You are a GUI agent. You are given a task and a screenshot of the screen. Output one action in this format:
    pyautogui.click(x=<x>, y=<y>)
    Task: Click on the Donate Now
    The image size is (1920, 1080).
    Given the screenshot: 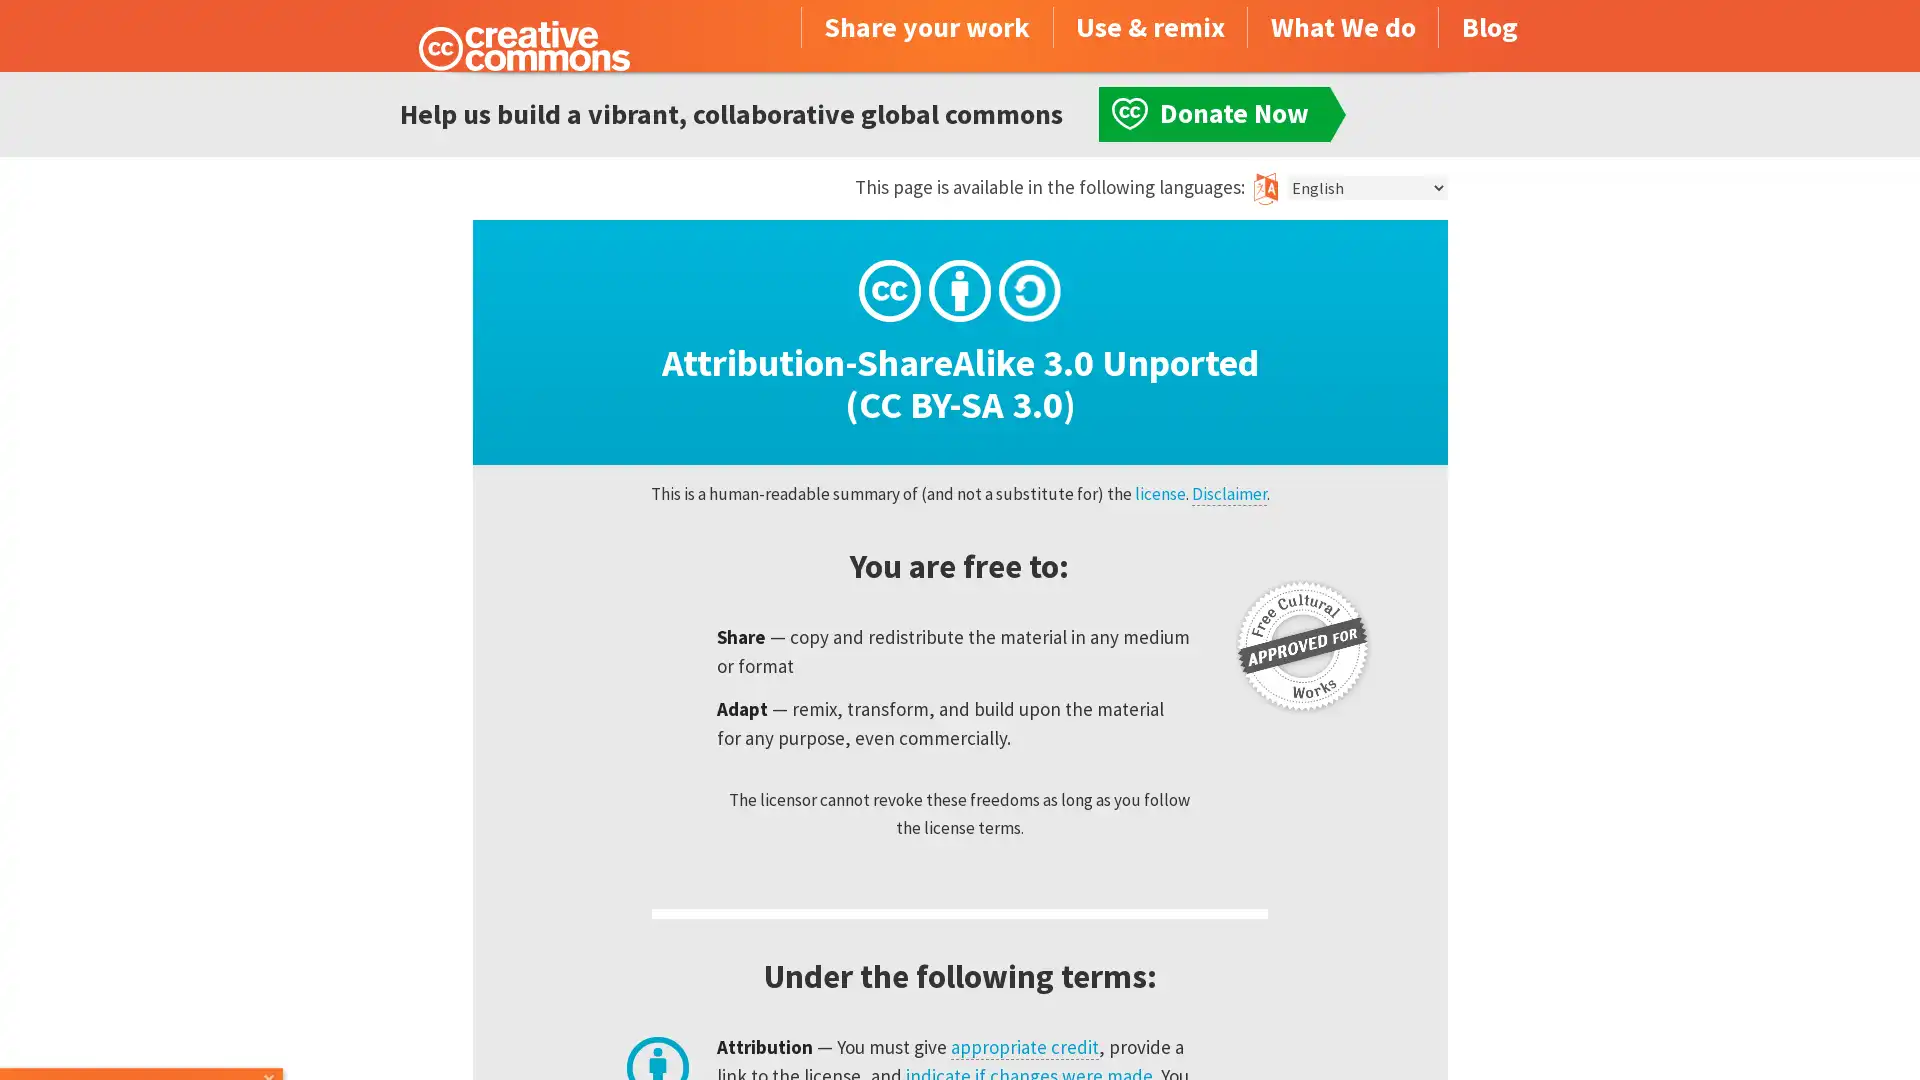 What is the action you would take?
    pyautogui.click(x=143, y=1026)
    